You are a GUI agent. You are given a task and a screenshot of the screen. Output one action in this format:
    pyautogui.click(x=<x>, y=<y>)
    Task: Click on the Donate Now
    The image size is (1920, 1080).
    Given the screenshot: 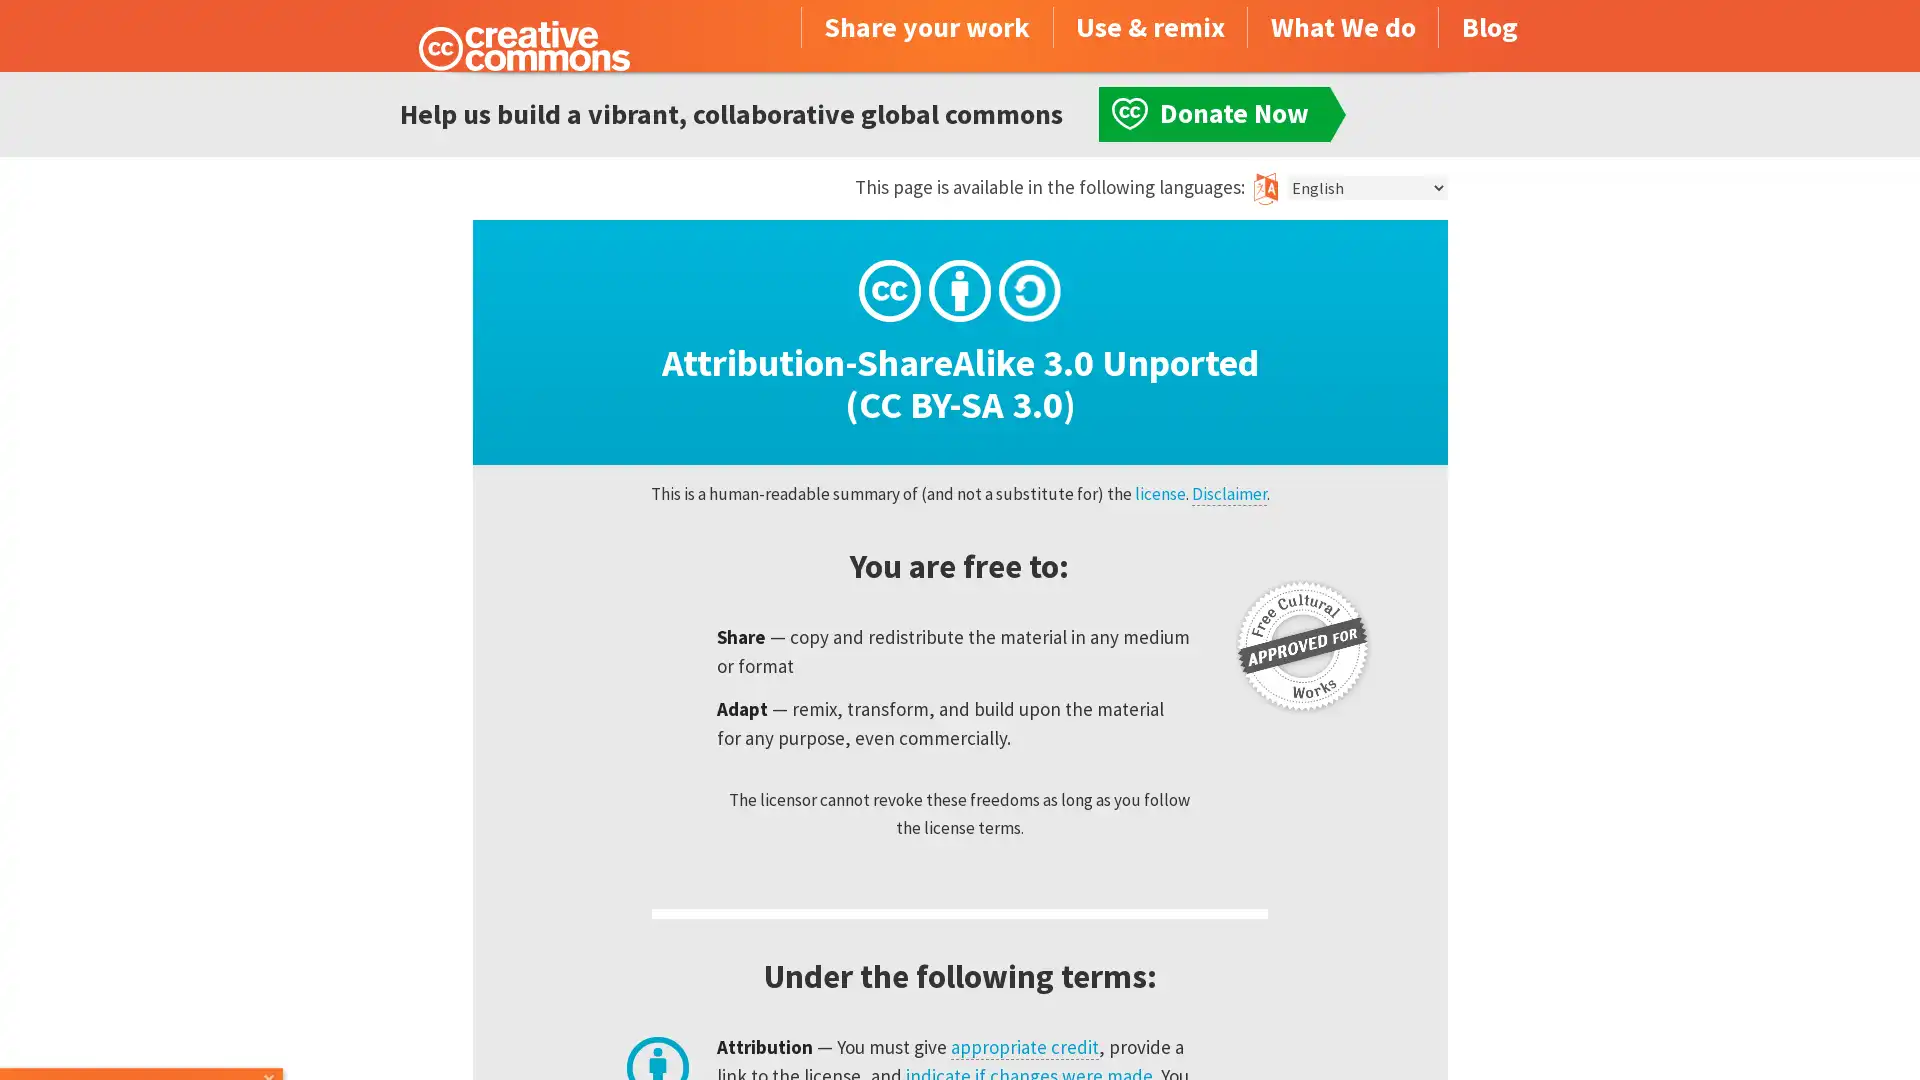 What is the action you would take?
    pyautogui.click(x=143, y=1026)
    